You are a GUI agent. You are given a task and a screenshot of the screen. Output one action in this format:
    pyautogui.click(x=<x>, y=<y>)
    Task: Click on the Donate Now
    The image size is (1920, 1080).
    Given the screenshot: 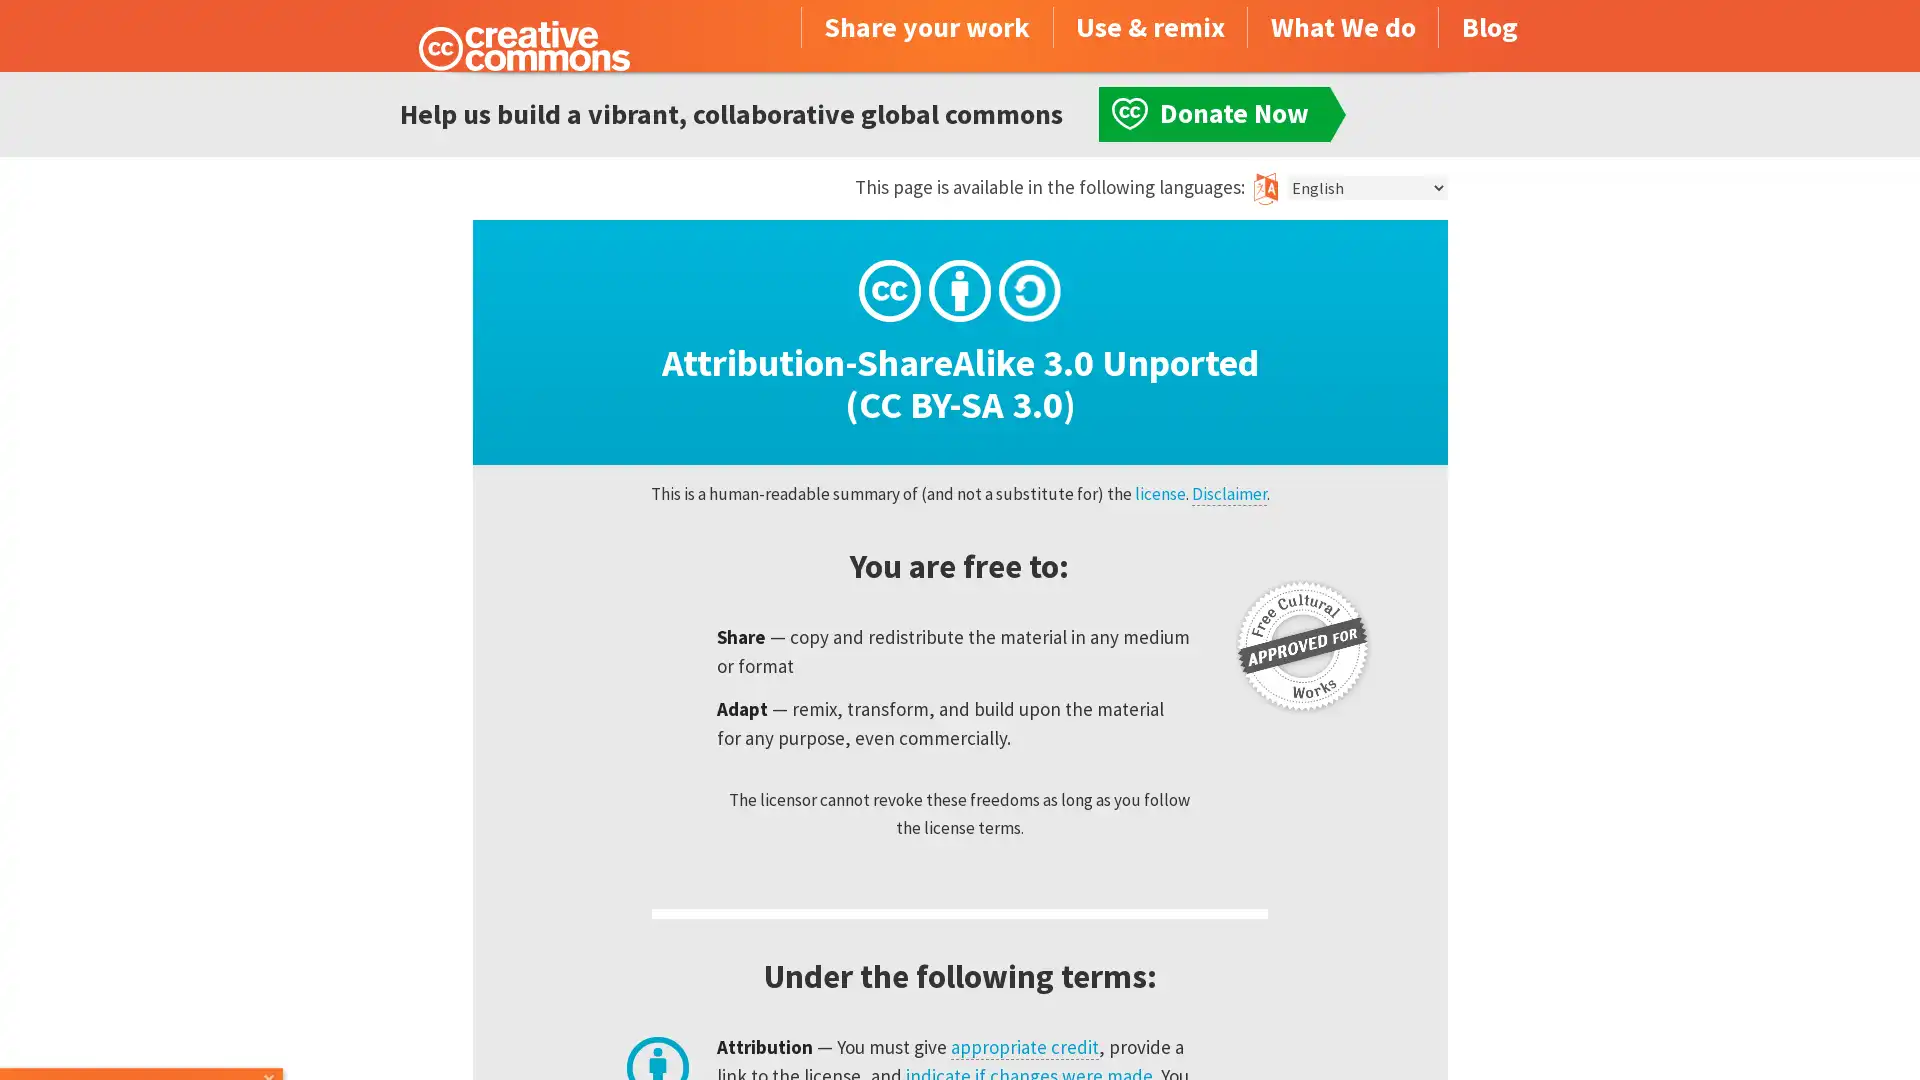 What is the action you would take?
    pyautogui.click(x=143, y=1026)
    